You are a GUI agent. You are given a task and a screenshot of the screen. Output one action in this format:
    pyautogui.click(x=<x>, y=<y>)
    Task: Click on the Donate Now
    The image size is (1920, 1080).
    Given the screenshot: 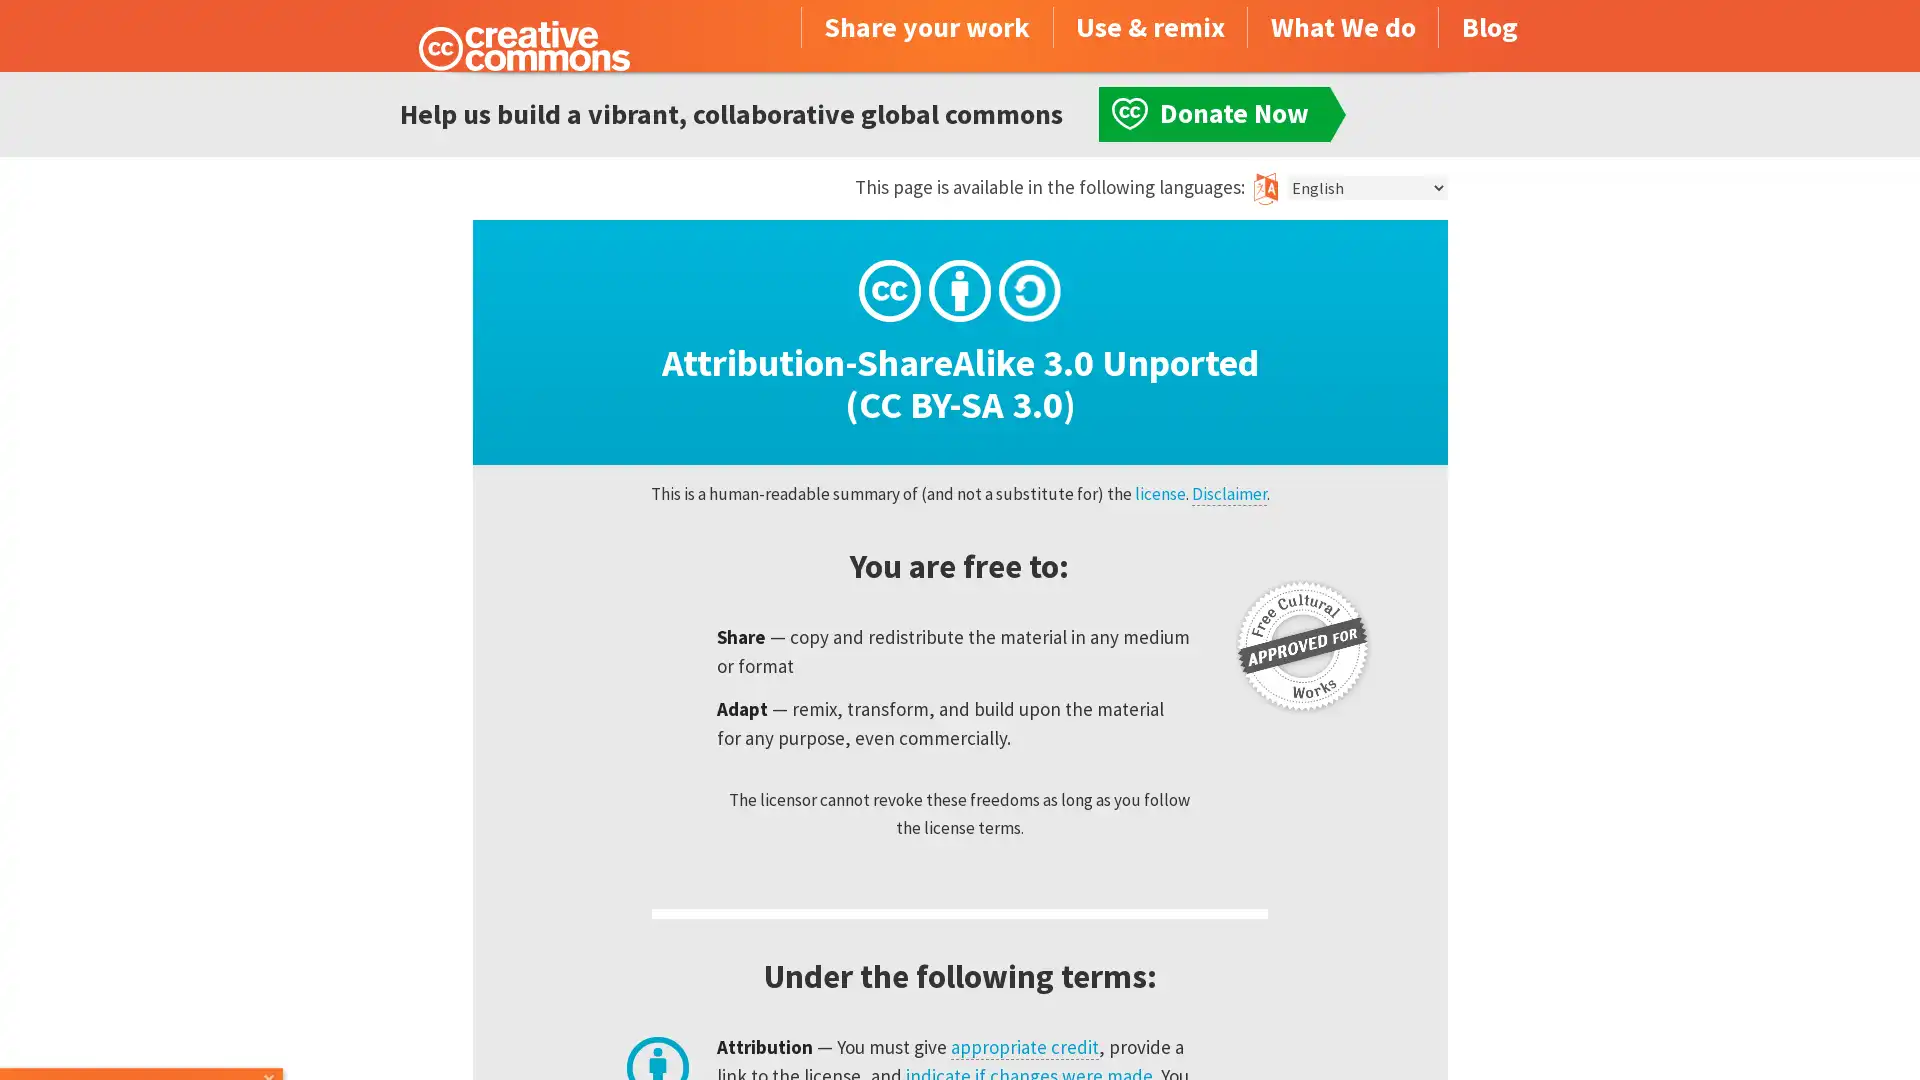 What is the action you would take?
    pyautogui.click(x=143, y=1026)
    